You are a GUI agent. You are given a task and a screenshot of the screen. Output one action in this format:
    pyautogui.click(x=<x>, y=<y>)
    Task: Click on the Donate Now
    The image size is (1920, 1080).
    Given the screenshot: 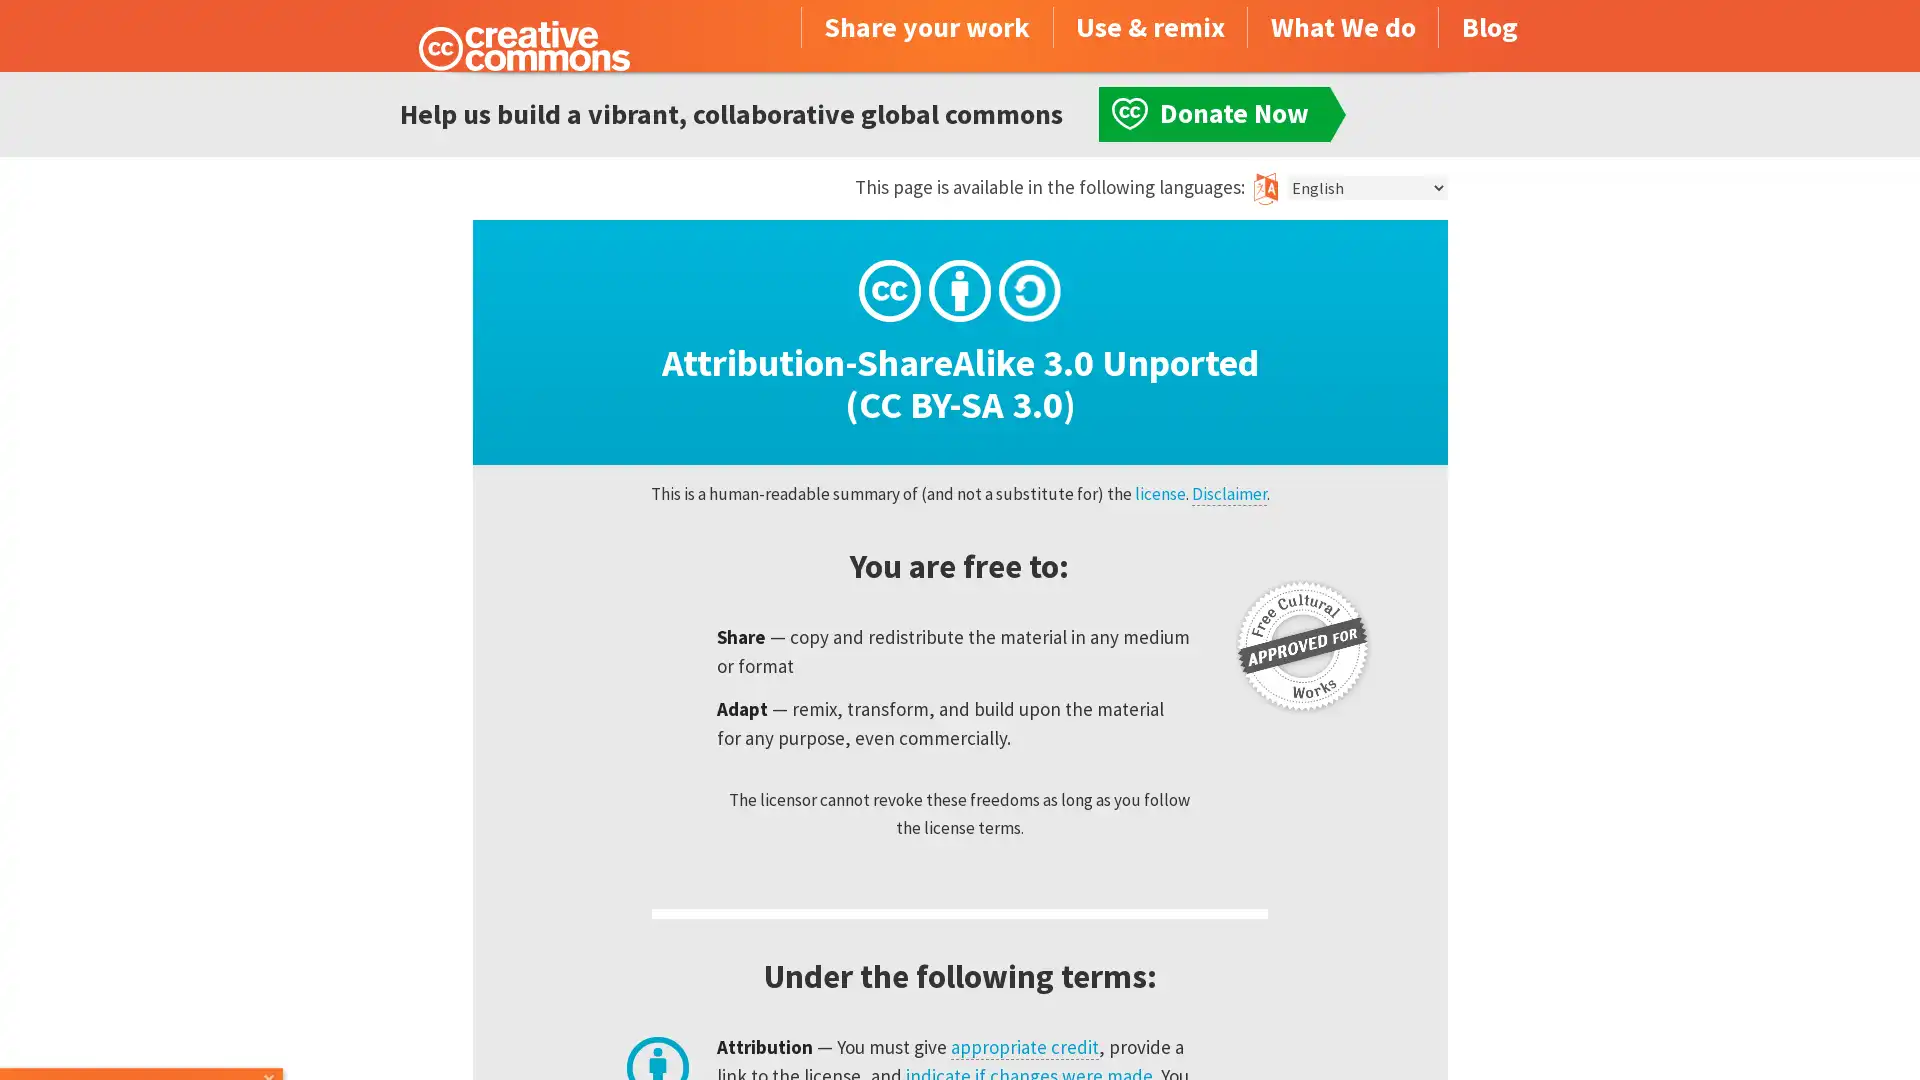 What is the action you would take?
    pyautogui.click(x=143, y=1026)
    